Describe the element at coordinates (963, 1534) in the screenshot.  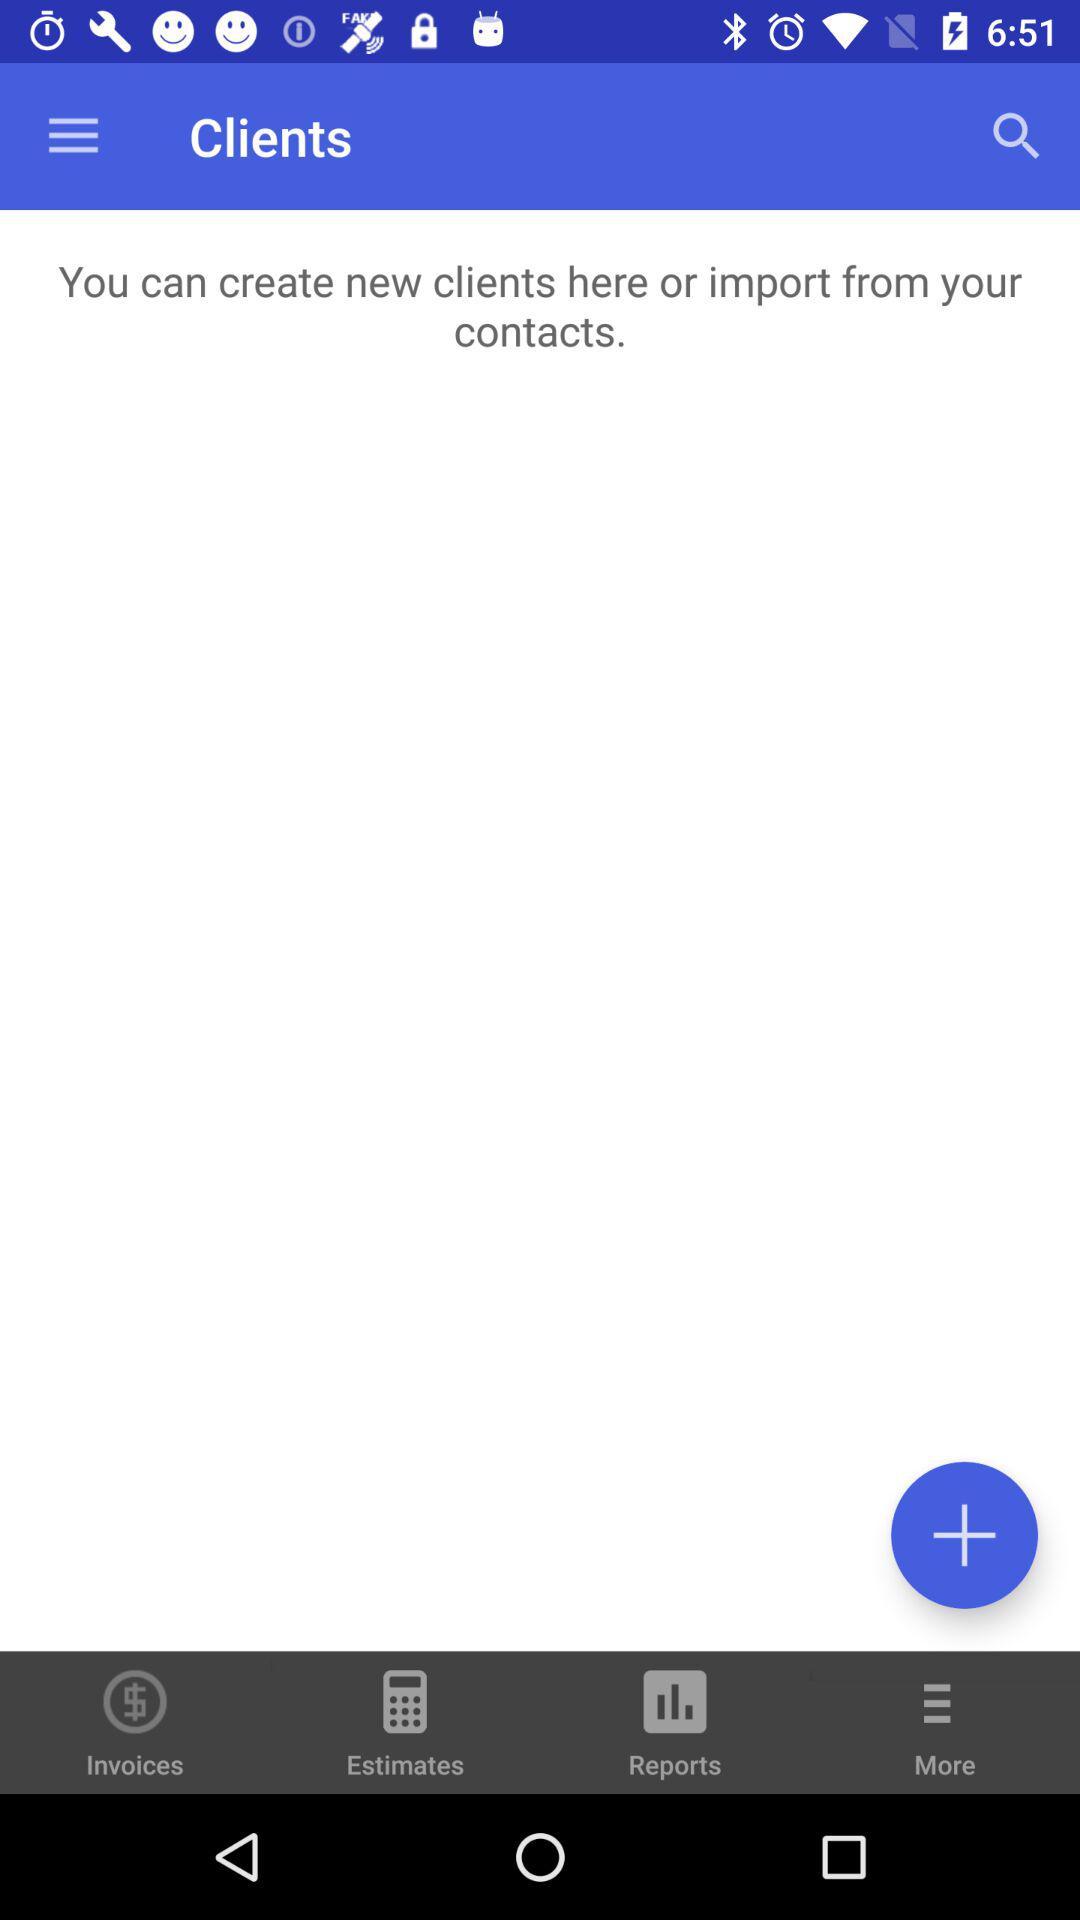
I see `client` at that location.